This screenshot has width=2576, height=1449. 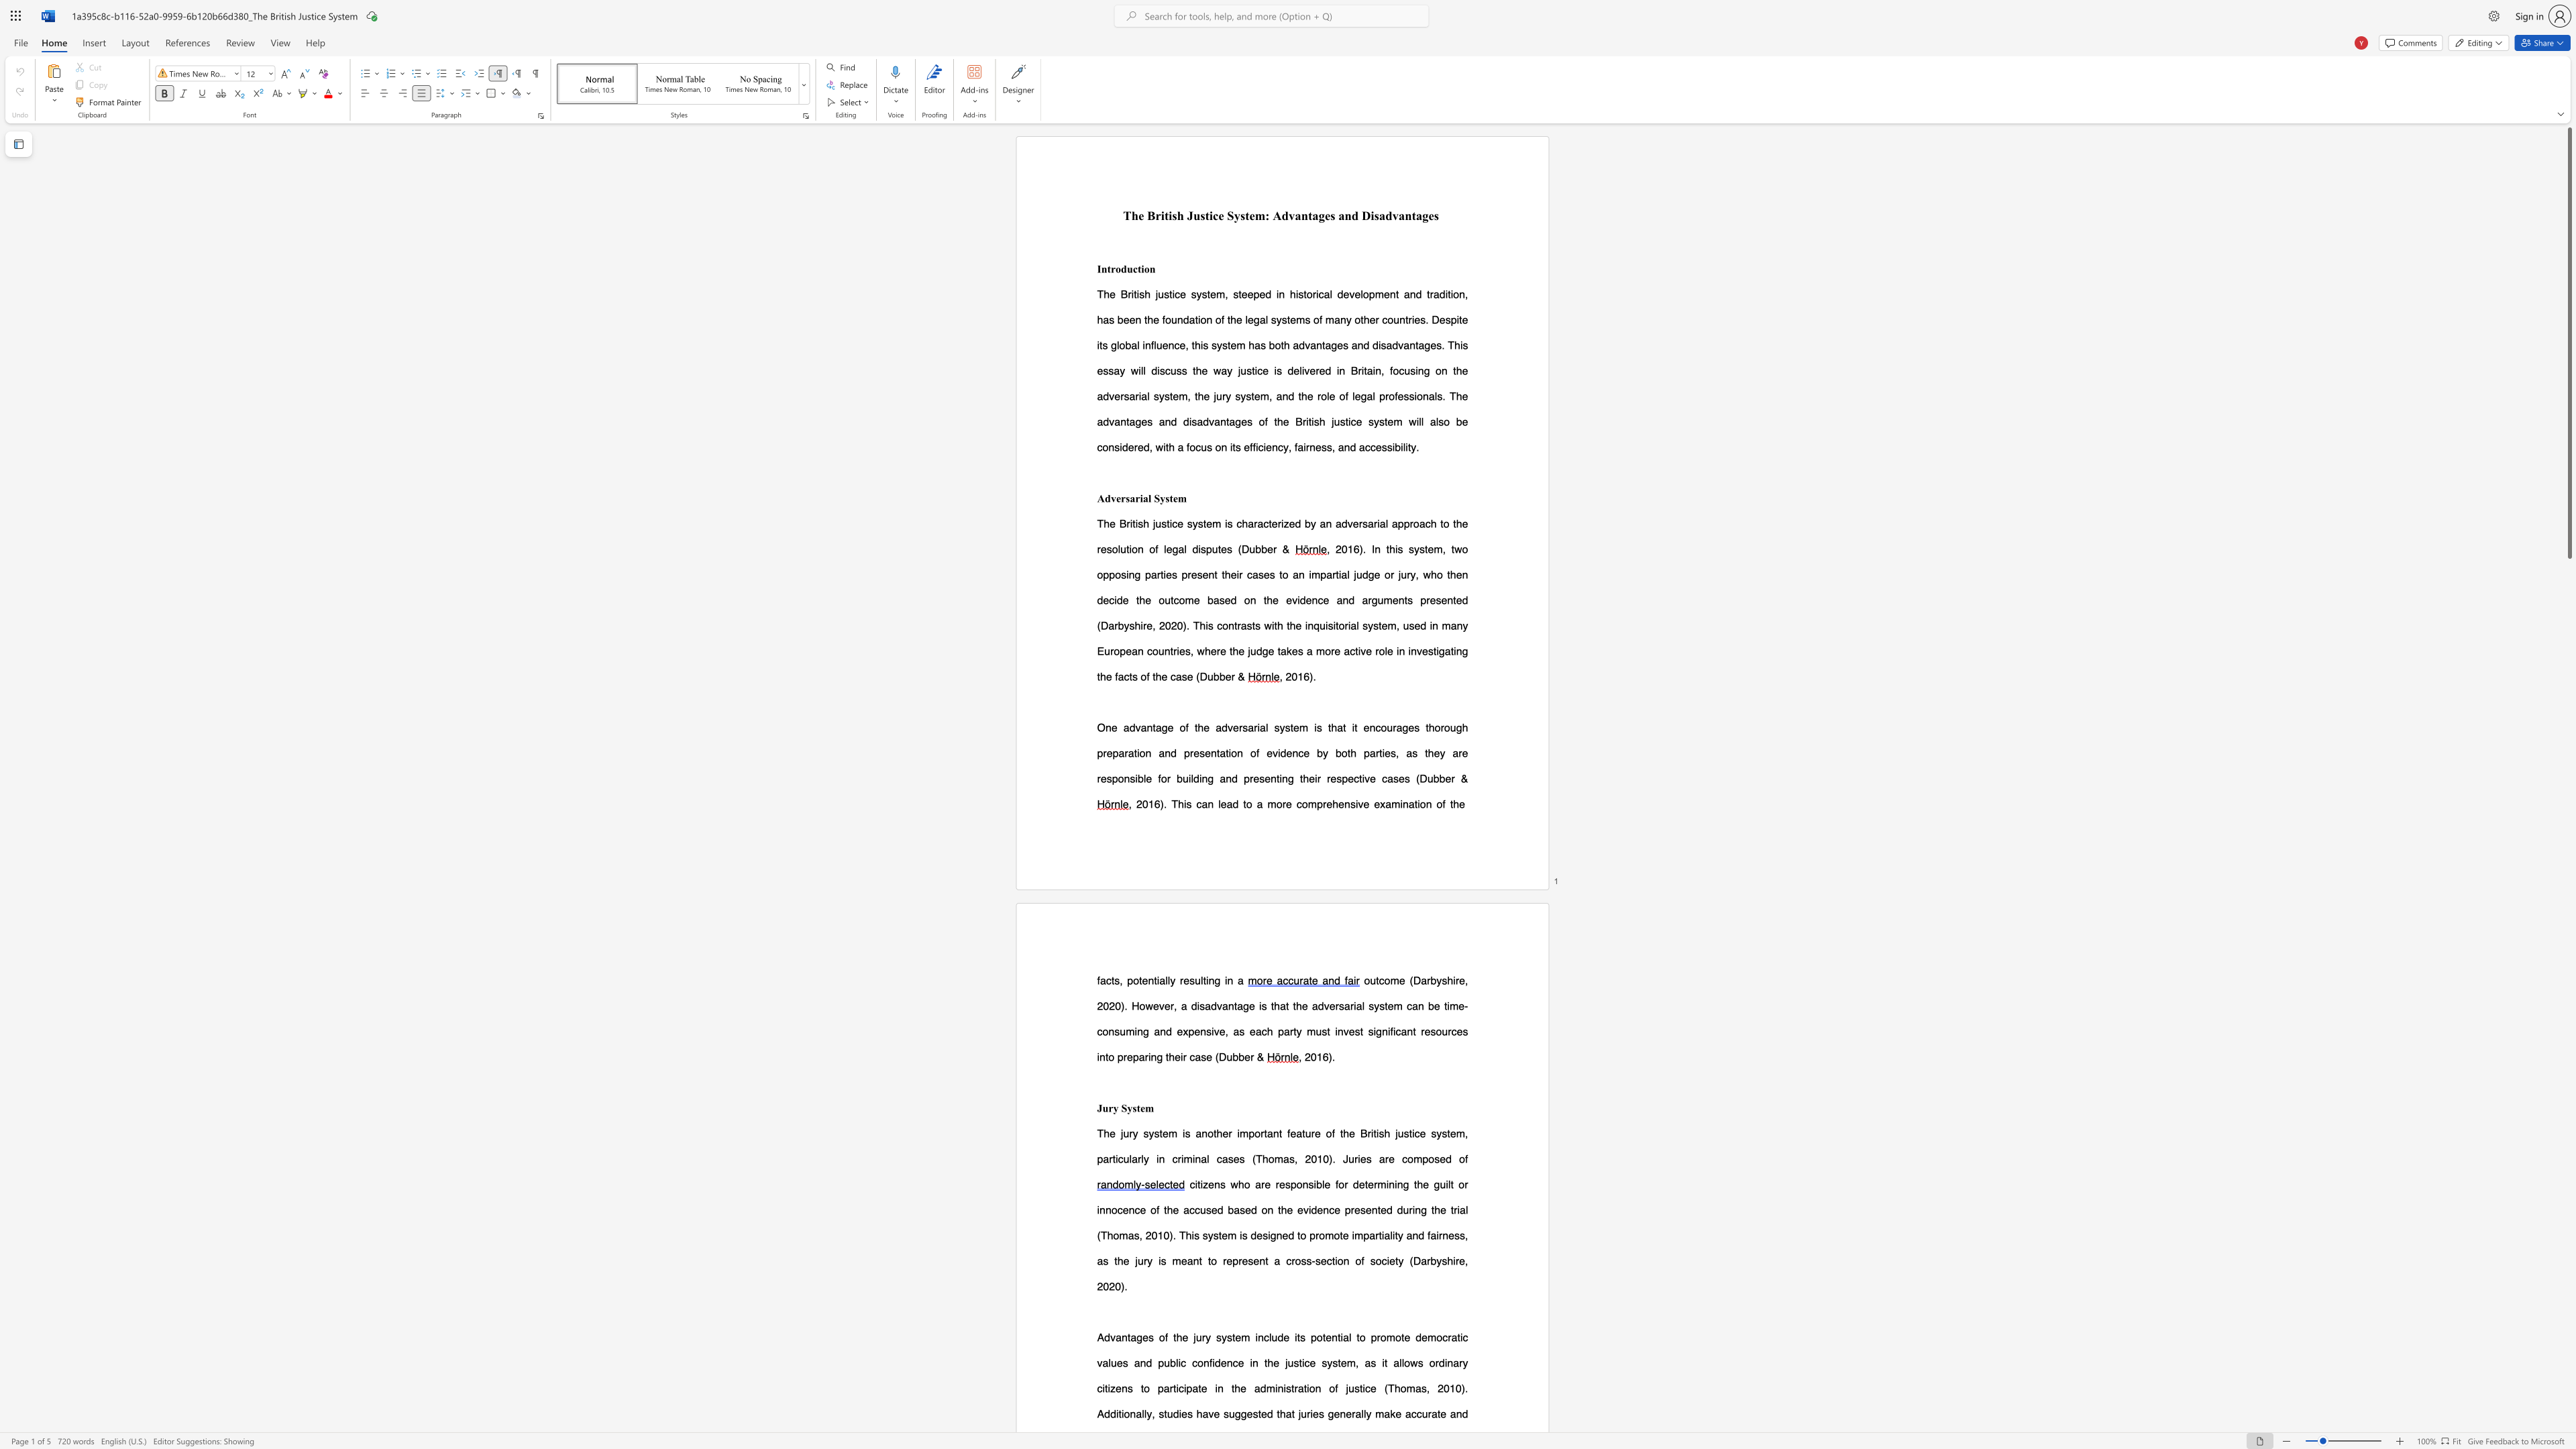 I want to click on the 1th character "b" in the text, so click(x=1140, y=777).